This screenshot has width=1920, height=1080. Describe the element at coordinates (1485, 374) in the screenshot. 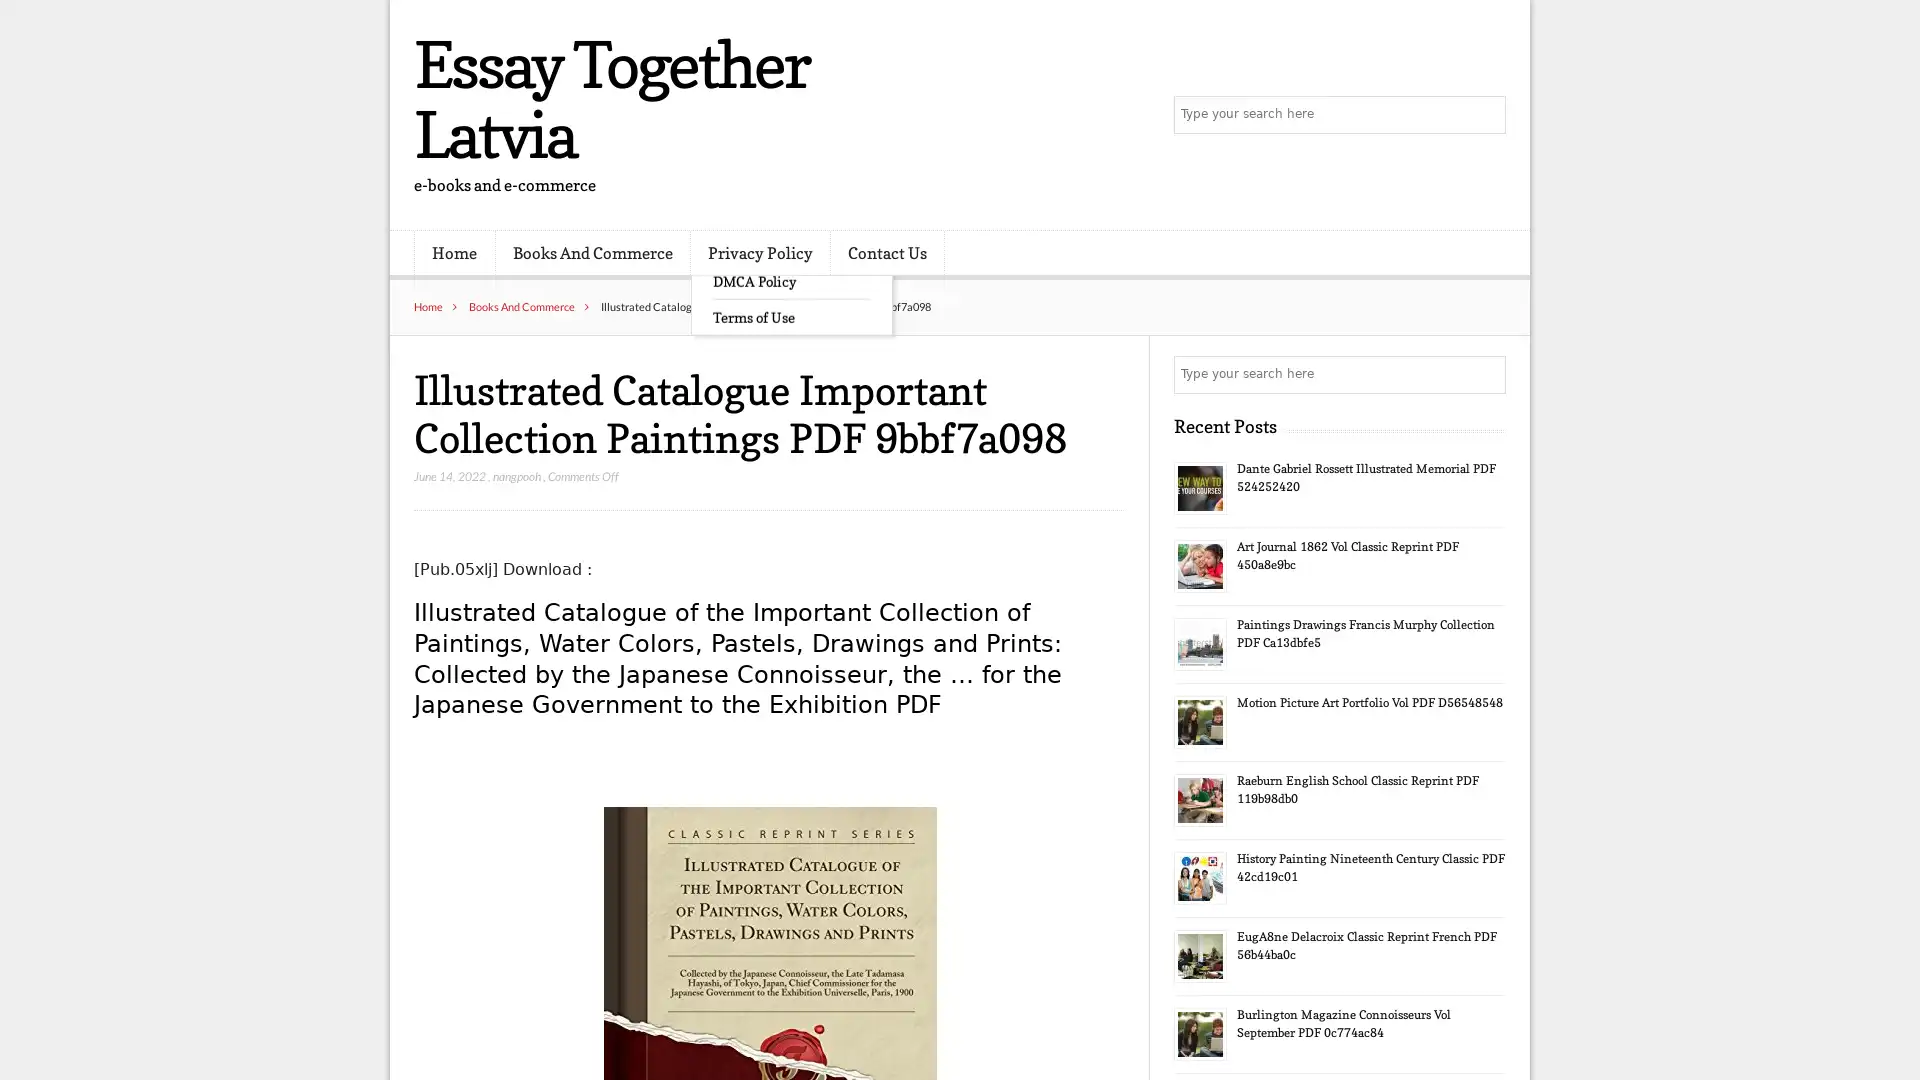

I see `Search` at that location.